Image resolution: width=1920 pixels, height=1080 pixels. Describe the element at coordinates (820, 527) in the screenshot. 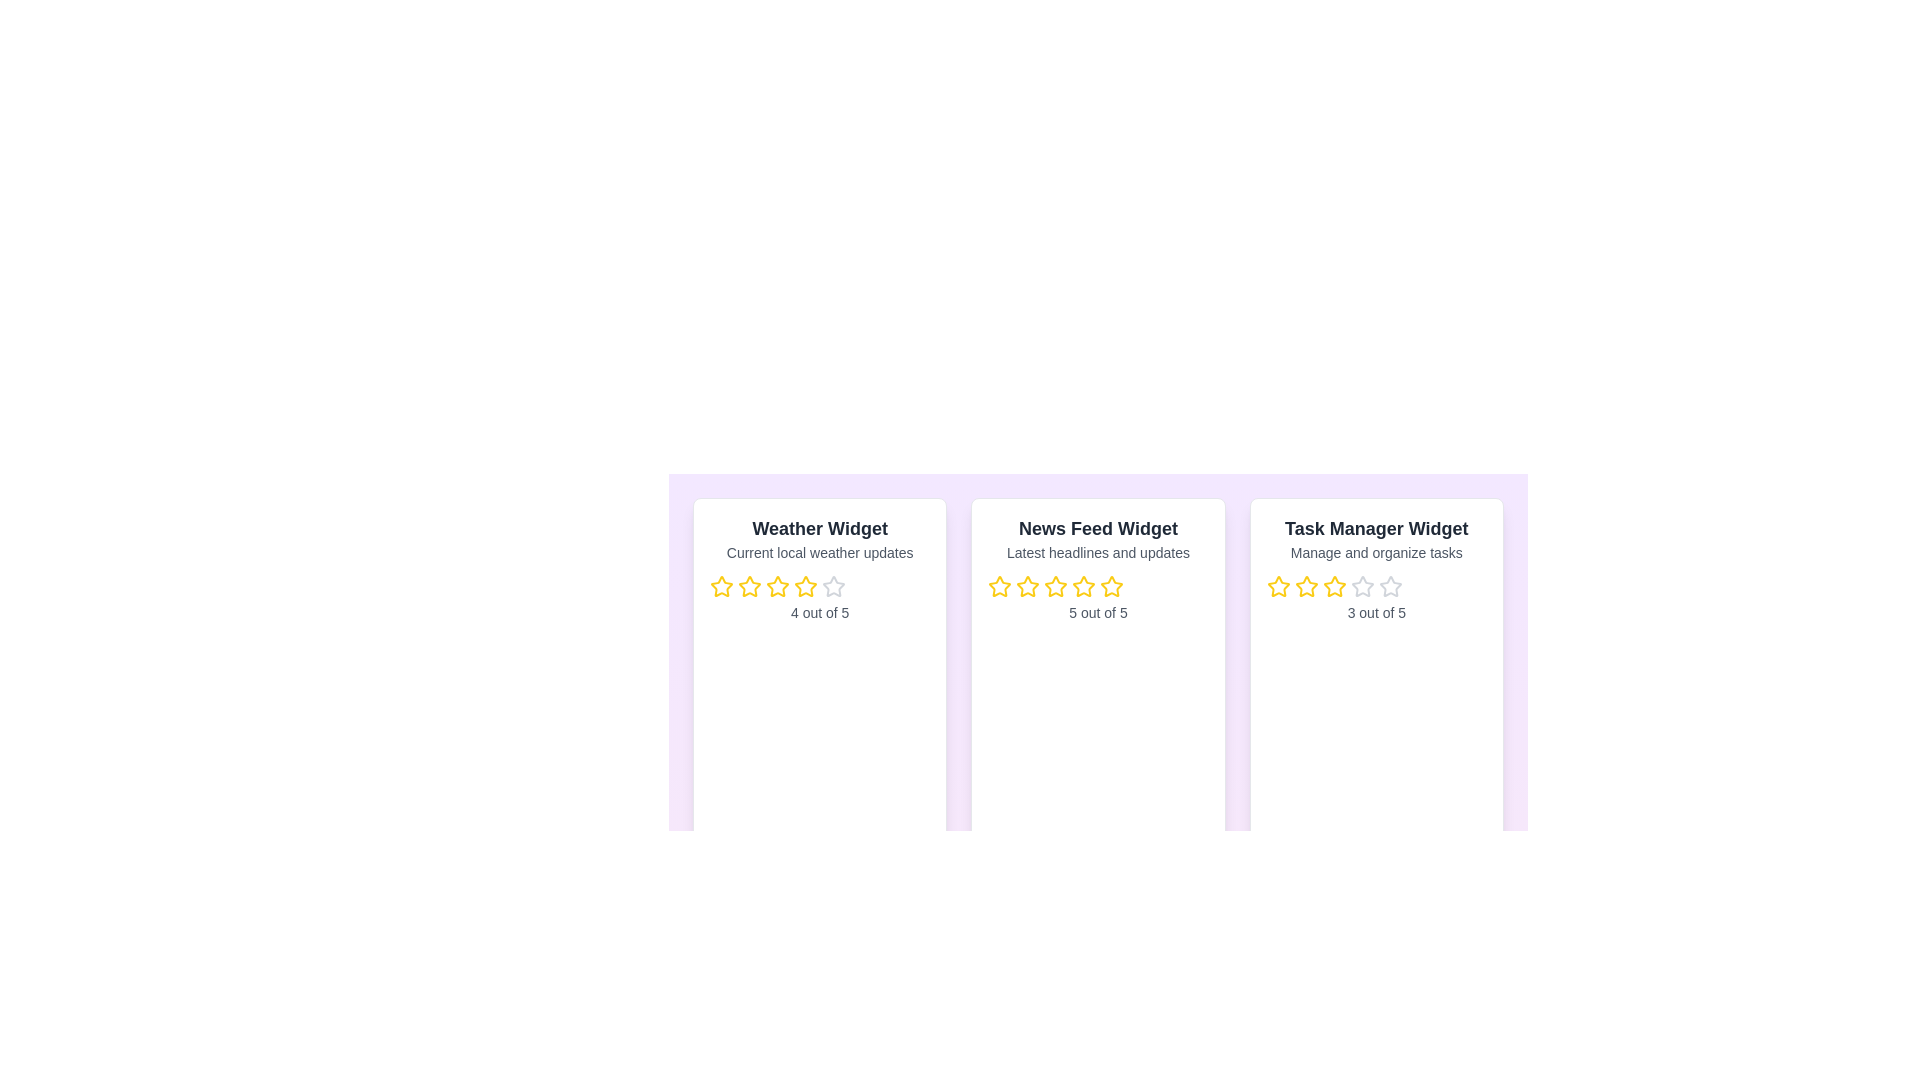

I see `the name of the widget by clicking on the title area` at that location.